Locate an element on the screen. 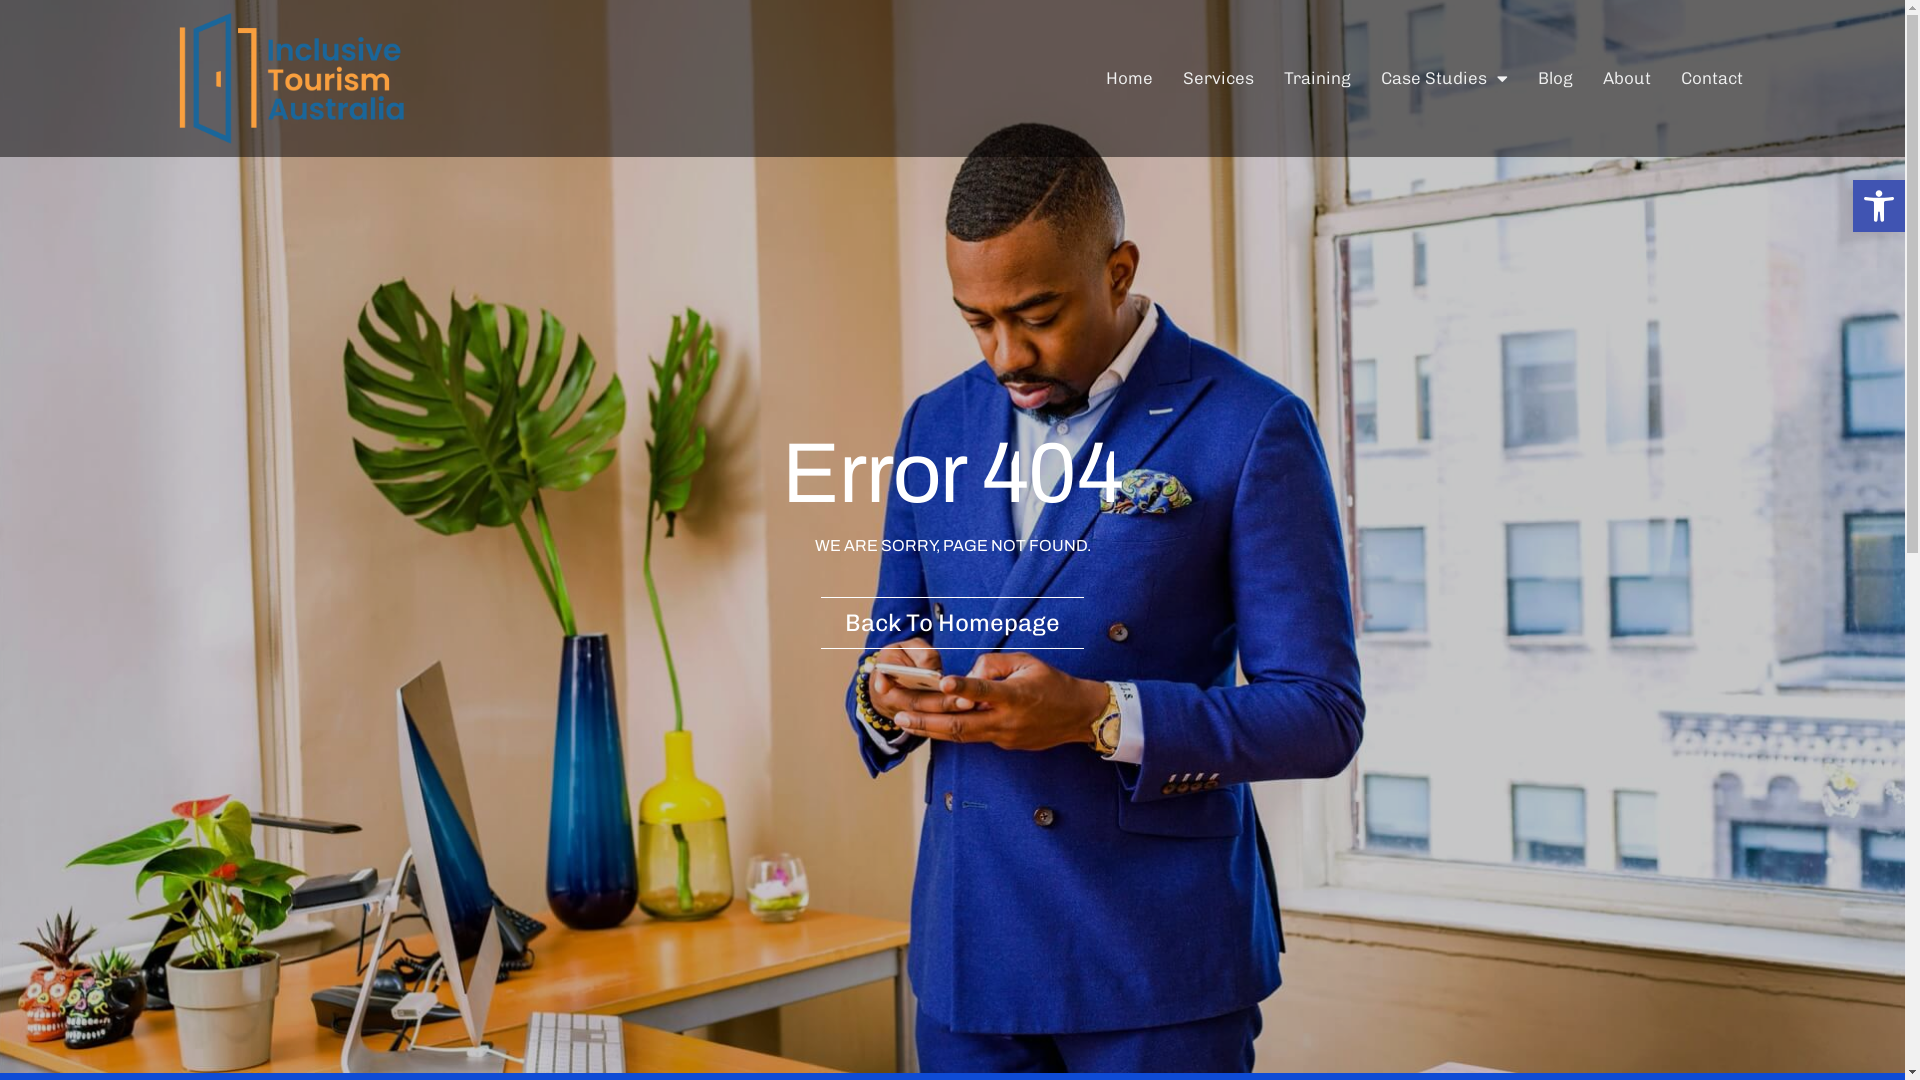 The height and width of the screenshot is (1080, 1920). 'Contact' is located at coordinates (1709, 76).